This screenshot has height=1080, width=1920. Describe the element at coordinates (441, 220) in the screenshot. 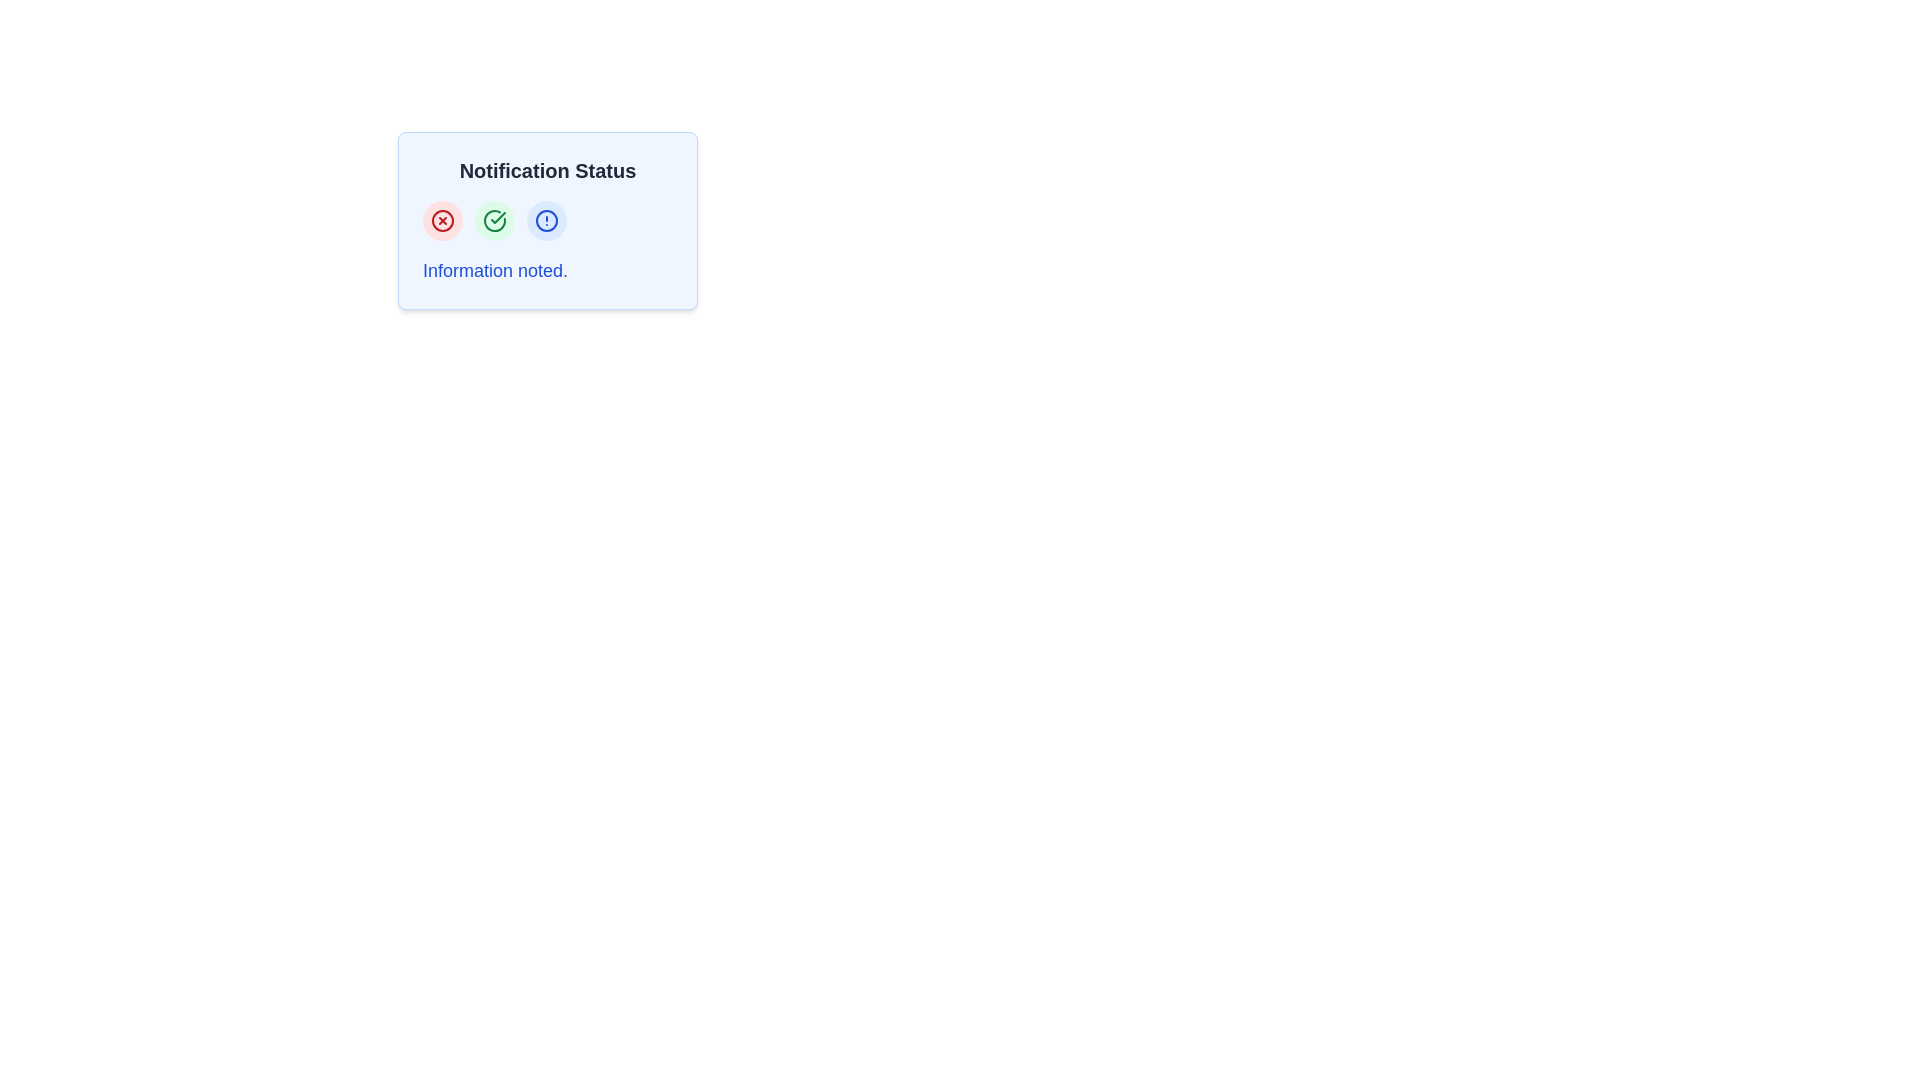

I see `the dismiss button` at that location.